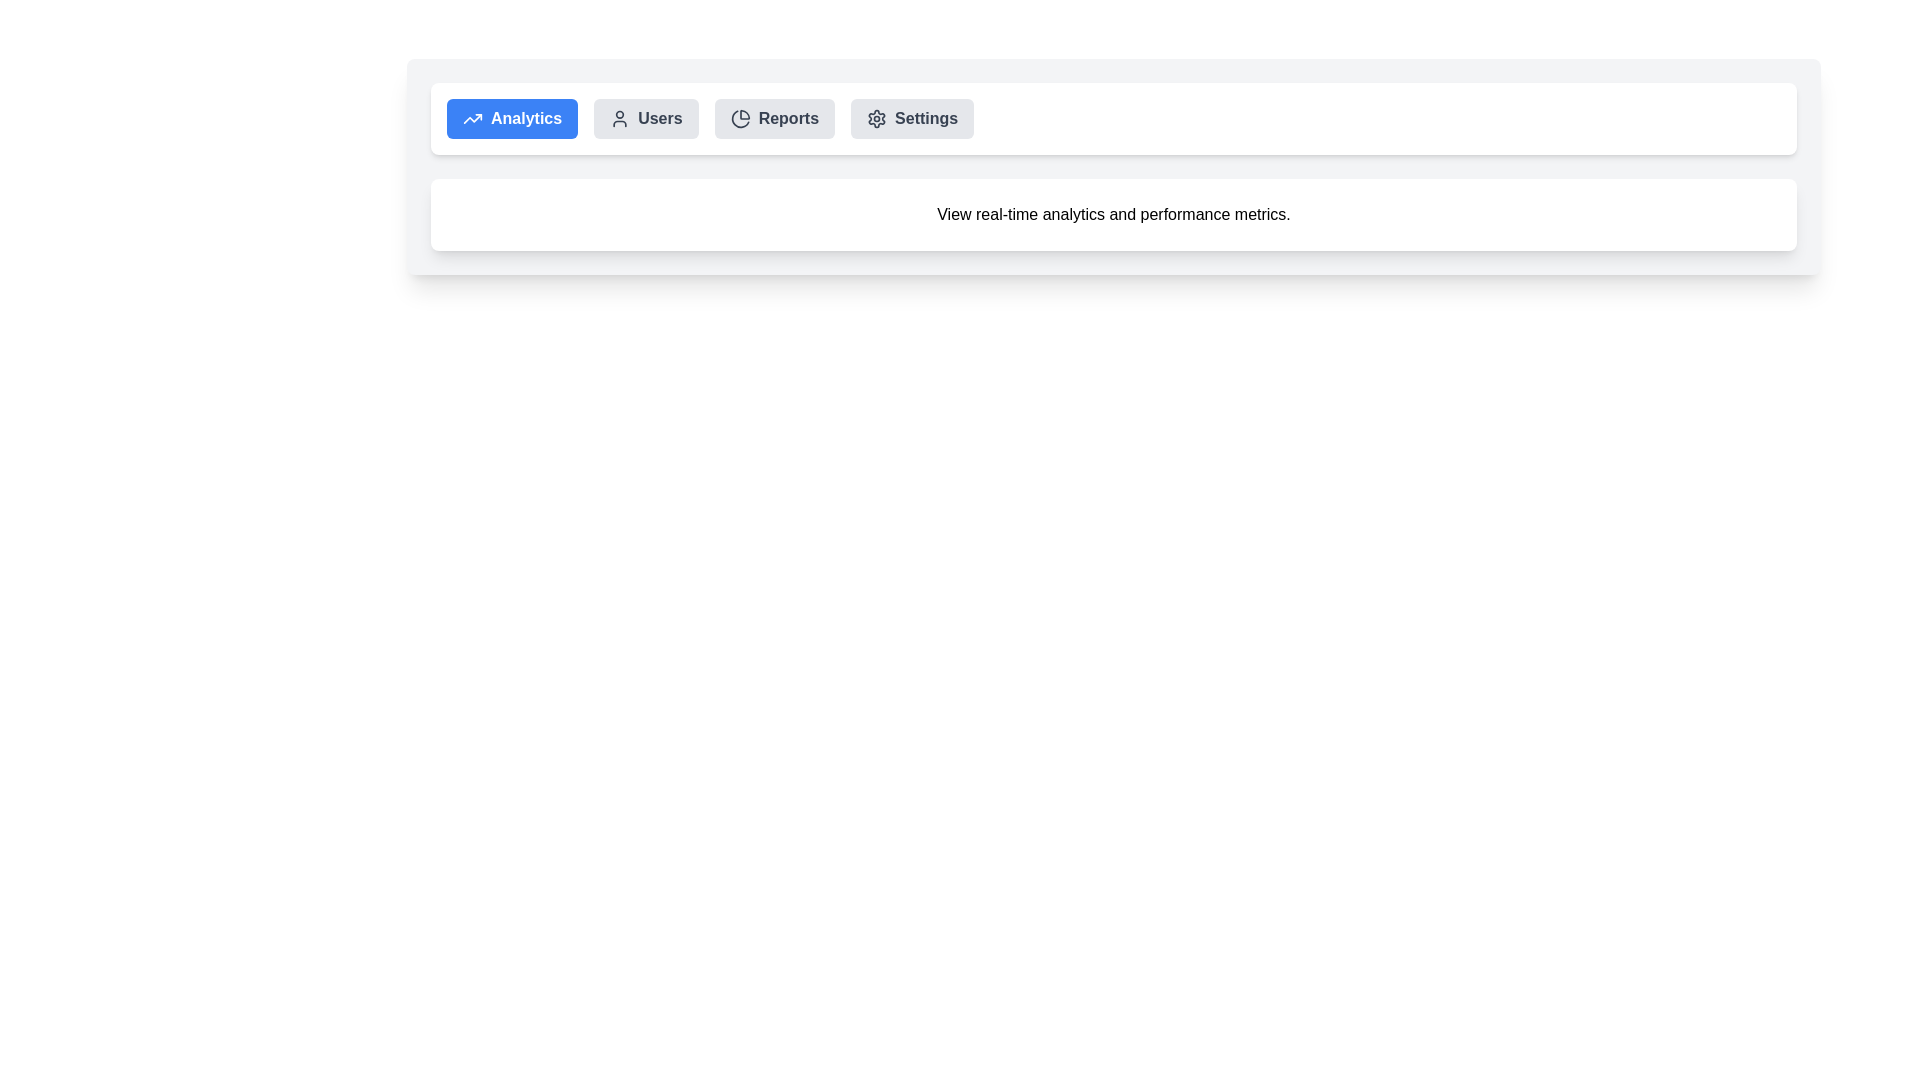 The height and width of the screenshot is (1080, 1920). Describe the element at coordinates (646, 119) in the screenshot. I see `the Users tab by clicking on it` at that location.